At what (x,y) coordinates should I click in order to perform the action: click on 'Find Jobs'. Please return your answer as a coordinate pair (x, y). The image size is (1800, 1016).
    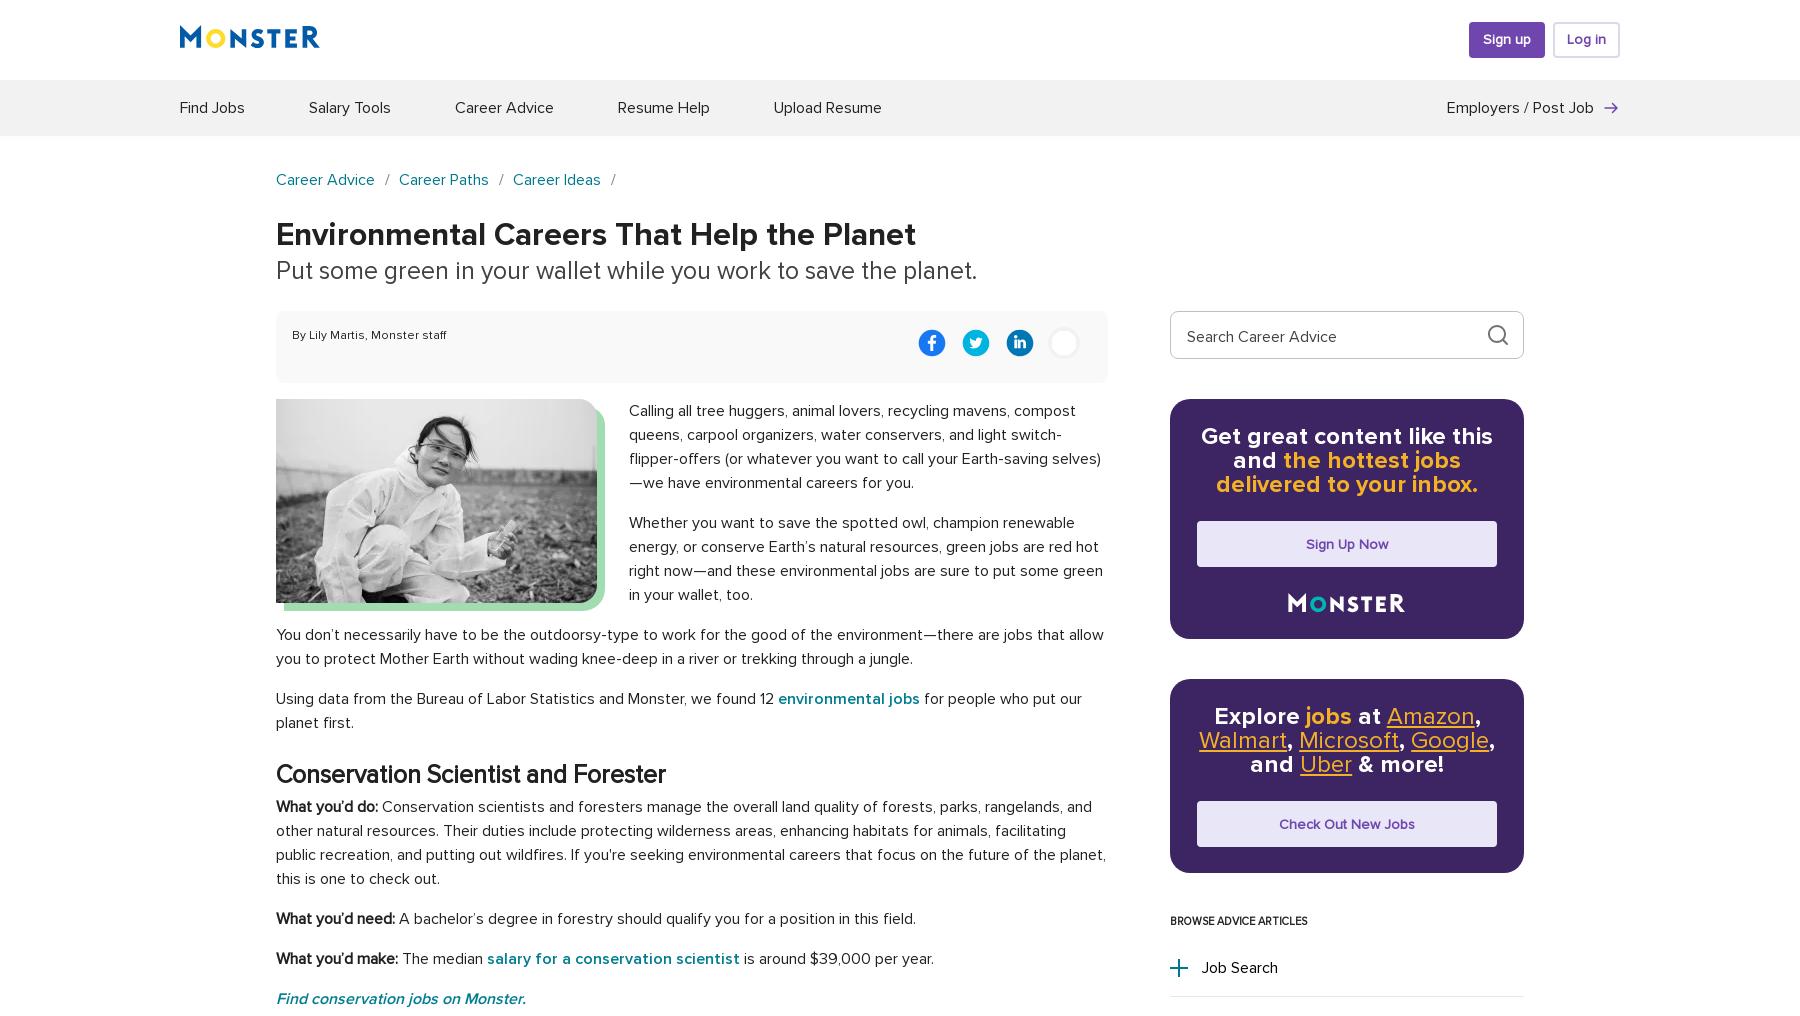
    Looking at the image, I should click on (212, 108).